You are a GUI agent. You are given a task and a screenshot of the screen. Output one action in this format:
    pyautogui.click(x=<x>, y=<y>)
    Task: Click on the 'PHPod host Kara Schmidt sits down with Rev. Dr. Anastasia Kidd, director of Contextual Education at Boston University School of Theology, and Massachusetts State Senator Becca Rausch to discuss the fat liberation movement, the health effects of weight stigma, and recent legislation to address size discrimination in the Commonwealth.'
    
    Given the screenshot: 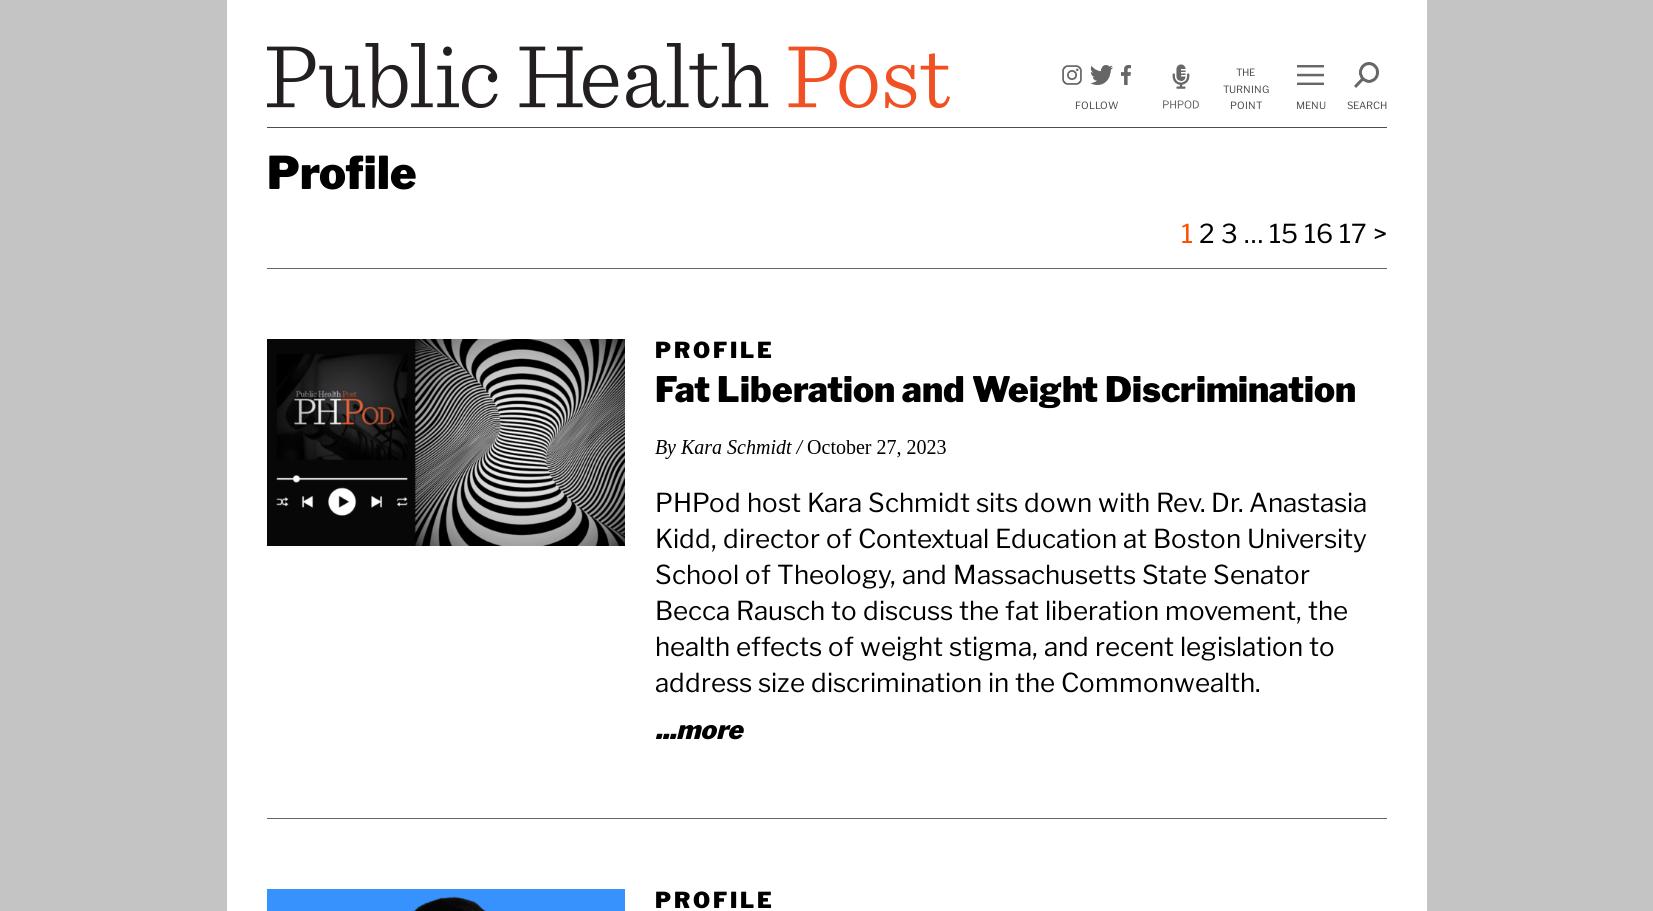 What is the action you would take?
    pyautogui.click(x=652, y=591)
    